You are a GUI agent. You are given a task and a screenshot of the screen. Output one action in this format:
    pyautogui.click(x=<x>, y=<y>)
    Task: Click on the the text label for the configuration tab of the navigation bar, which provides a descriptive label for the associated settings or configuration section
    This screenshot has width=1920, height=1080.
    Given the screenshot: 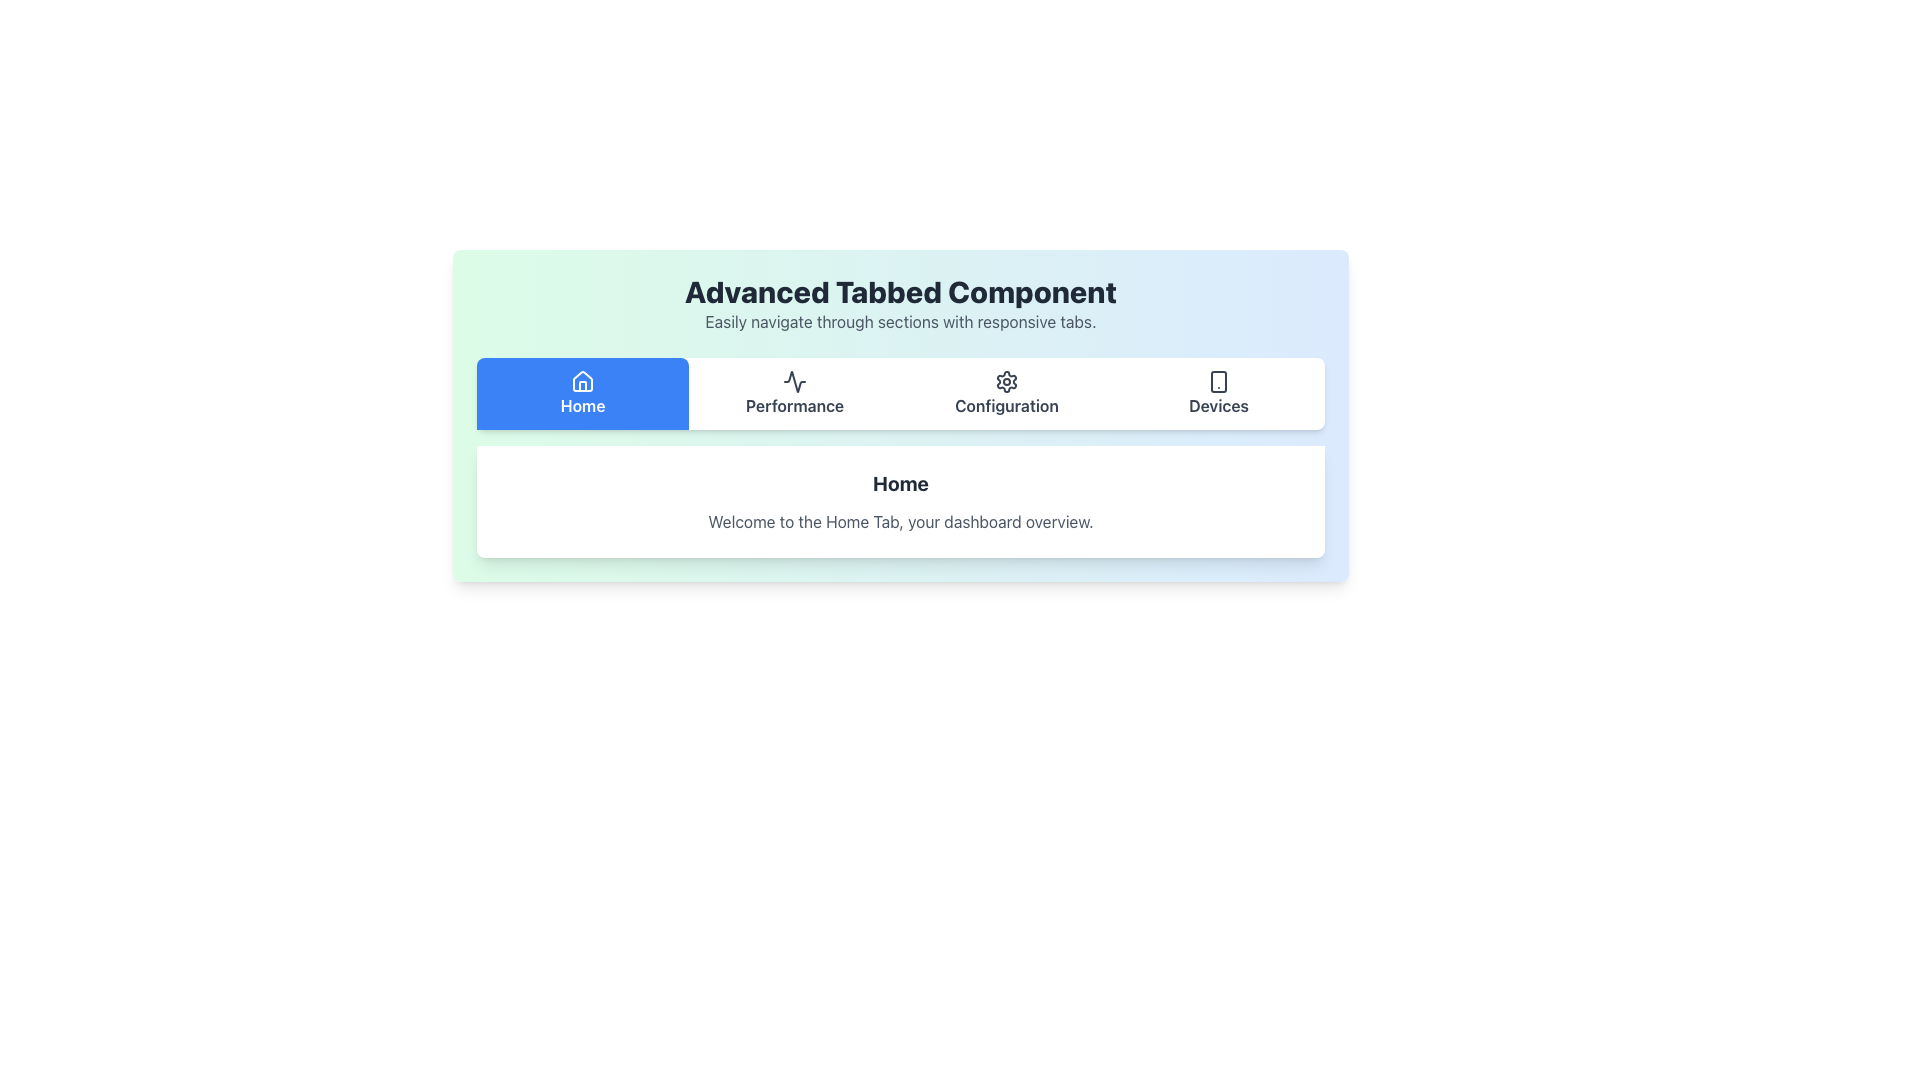 What is the action you would take?
    pyautogui.click(x=1007, y=405)
    